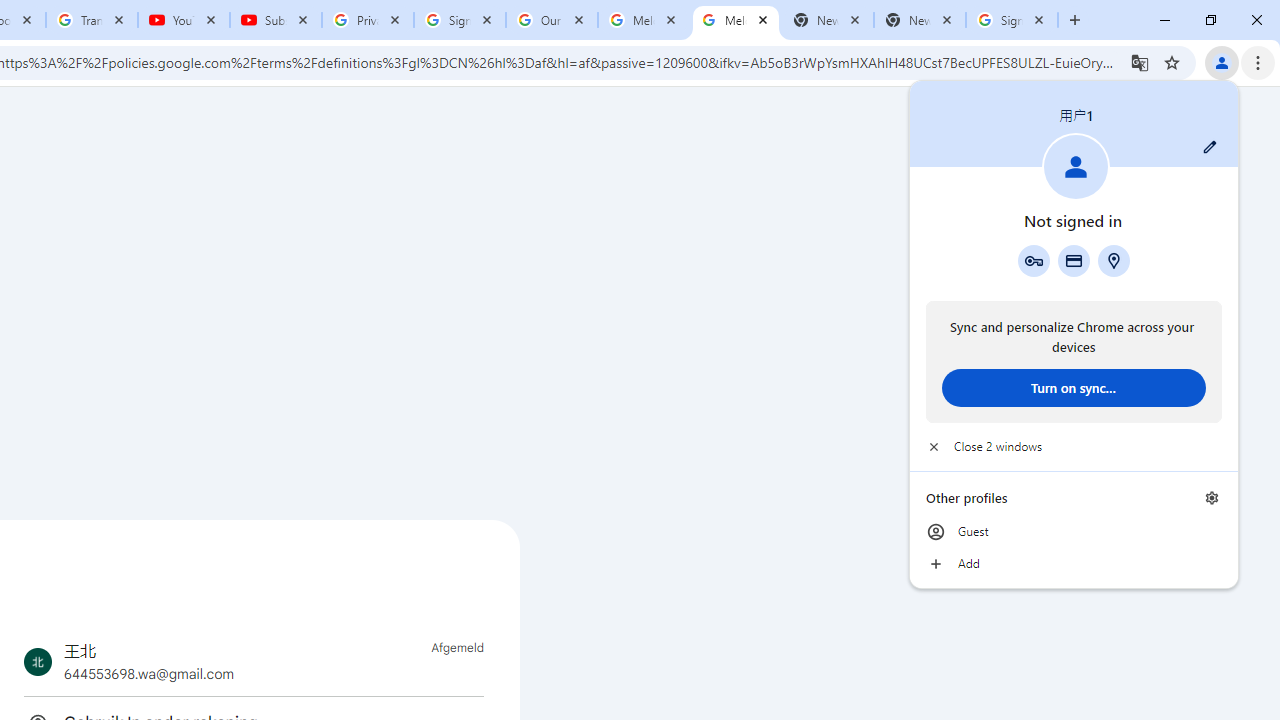 The height and width of the screenshot is (720, 1280). I want to click on 'Close 2 windows', so click(1072, 446).